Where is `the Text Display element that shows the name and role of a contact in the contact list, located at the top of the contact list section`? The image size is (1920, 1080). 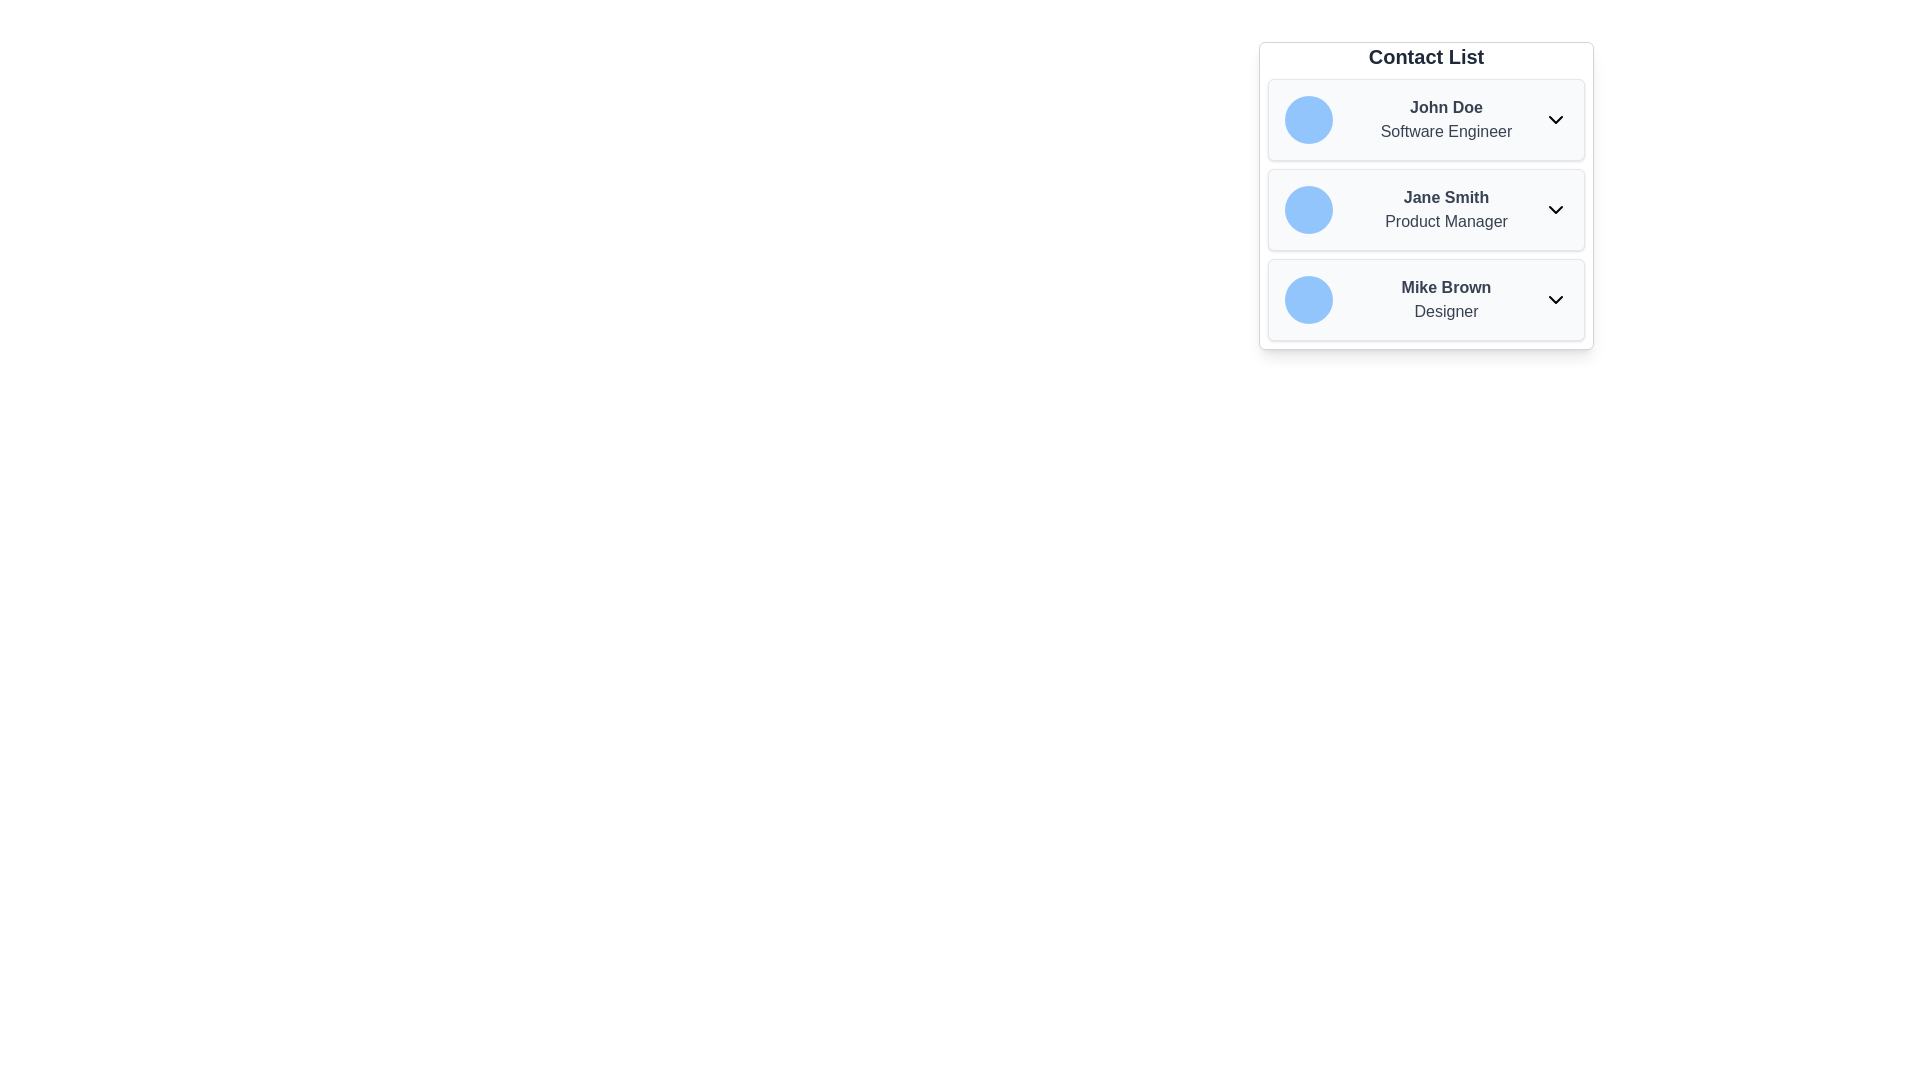
the Text Display element that shows the name and role of a contact in the contact list, located at the top of the contact list section is located at coordinates (1446, 119).